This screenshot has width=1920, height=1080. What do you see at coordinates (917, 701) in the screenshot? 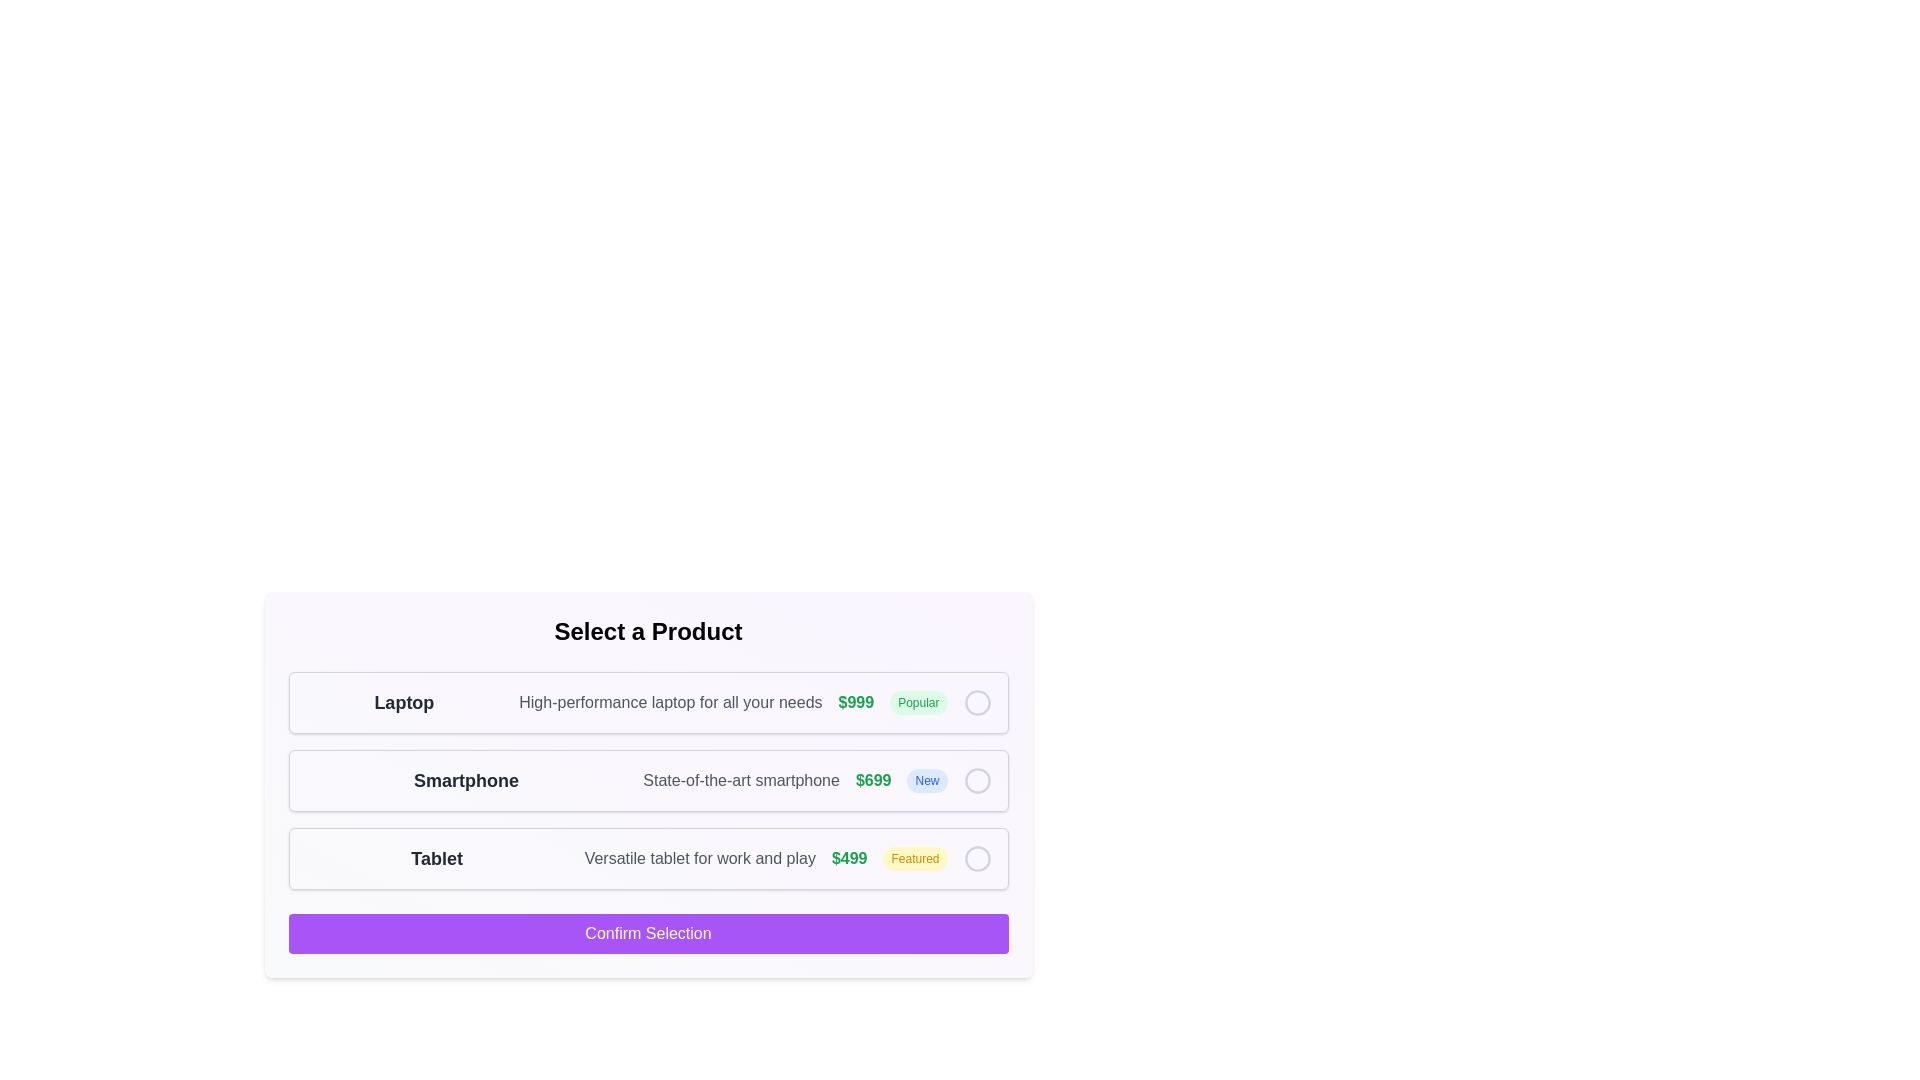
I see `the 'Popular' badge, which is a pill-shaped element with a light green background, located within the first product card labeled 'Laptop', positioned to the right of the price '$999'` at bounding box center [917, 701].